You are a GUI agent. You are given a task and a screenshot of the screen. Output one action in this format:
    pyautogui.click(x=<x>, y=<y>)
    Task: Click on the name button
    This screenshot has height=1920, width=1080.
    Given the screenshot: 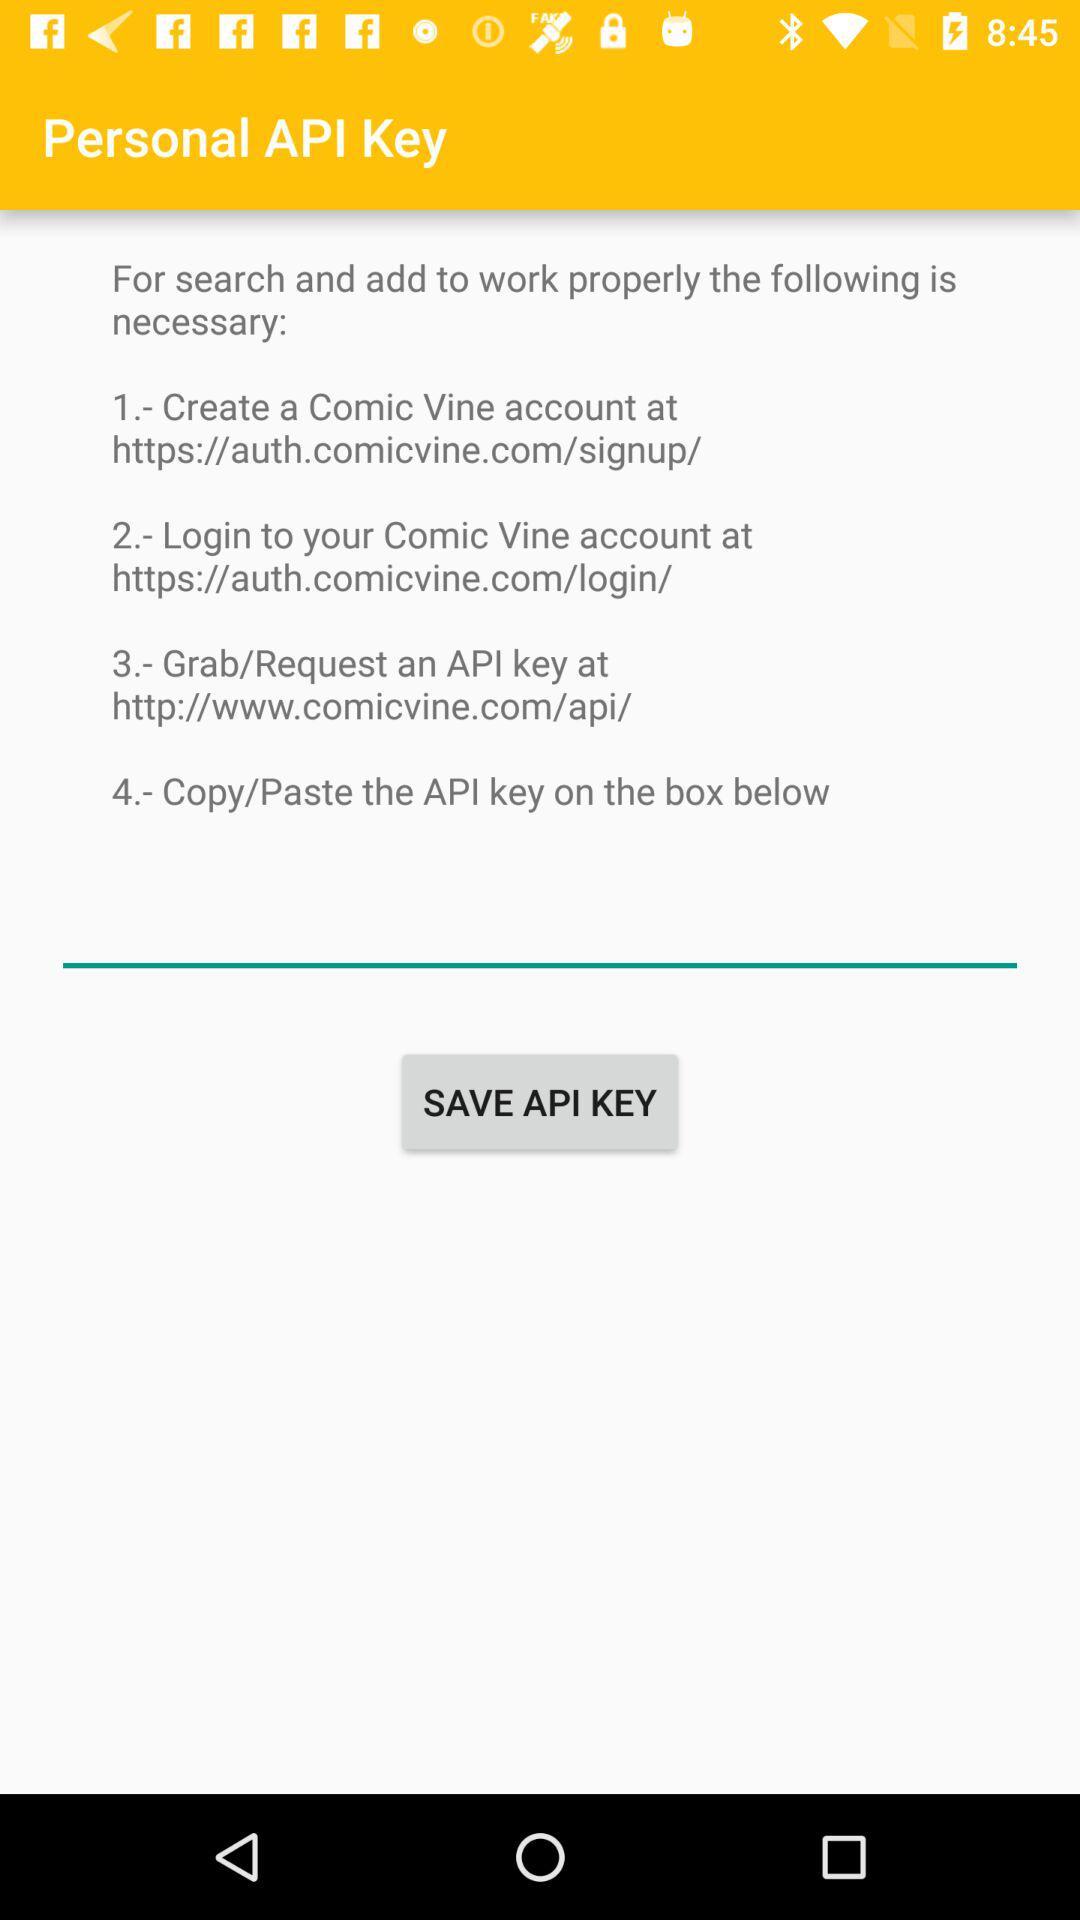 What is the action you would take?
    pyautogui.click(x=540, y=925)
    